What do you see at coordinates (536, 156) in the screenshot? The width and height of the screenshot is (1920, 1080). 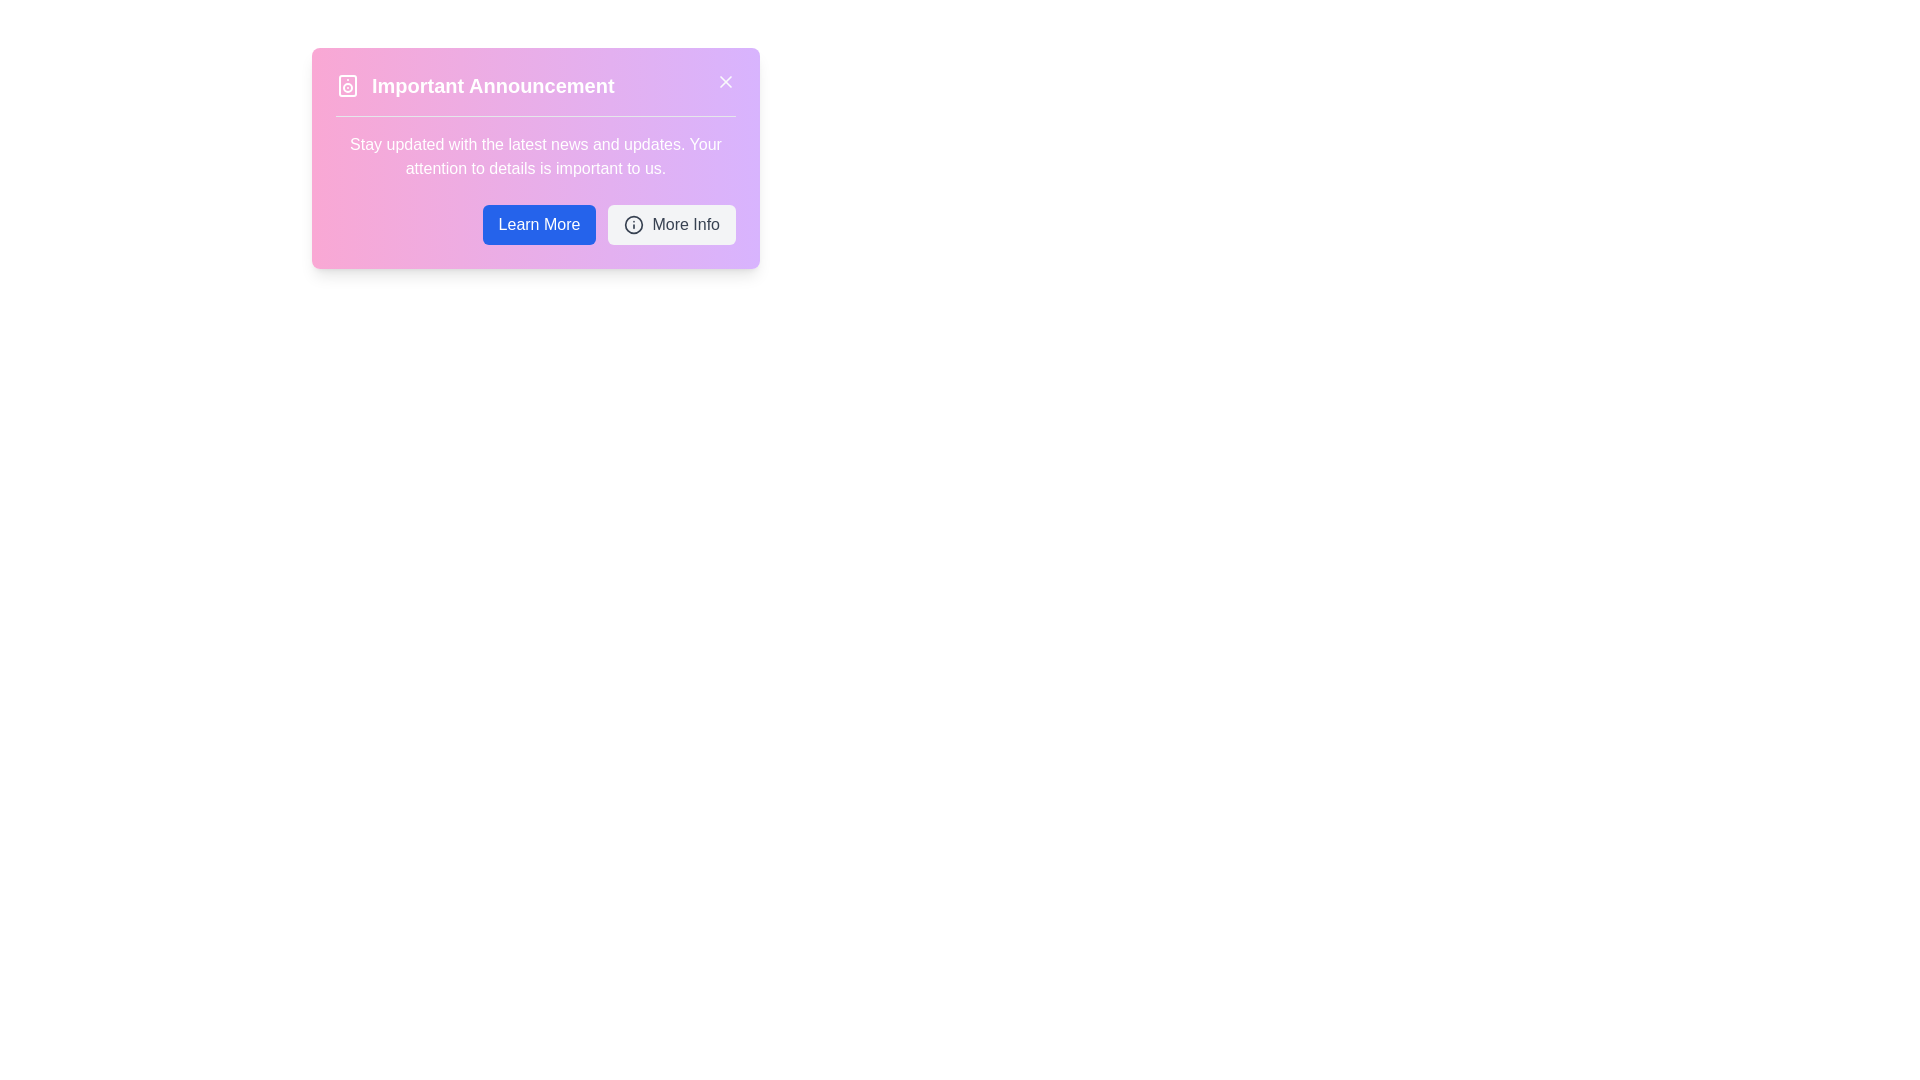 I see `the static text label displaying the message 'Stay updated with the latest news and updates.' which is centered below the heading 'Important Announcement' and above the buttons 'Learn More' and 'More Info.'` at bounding box center [536, 156].